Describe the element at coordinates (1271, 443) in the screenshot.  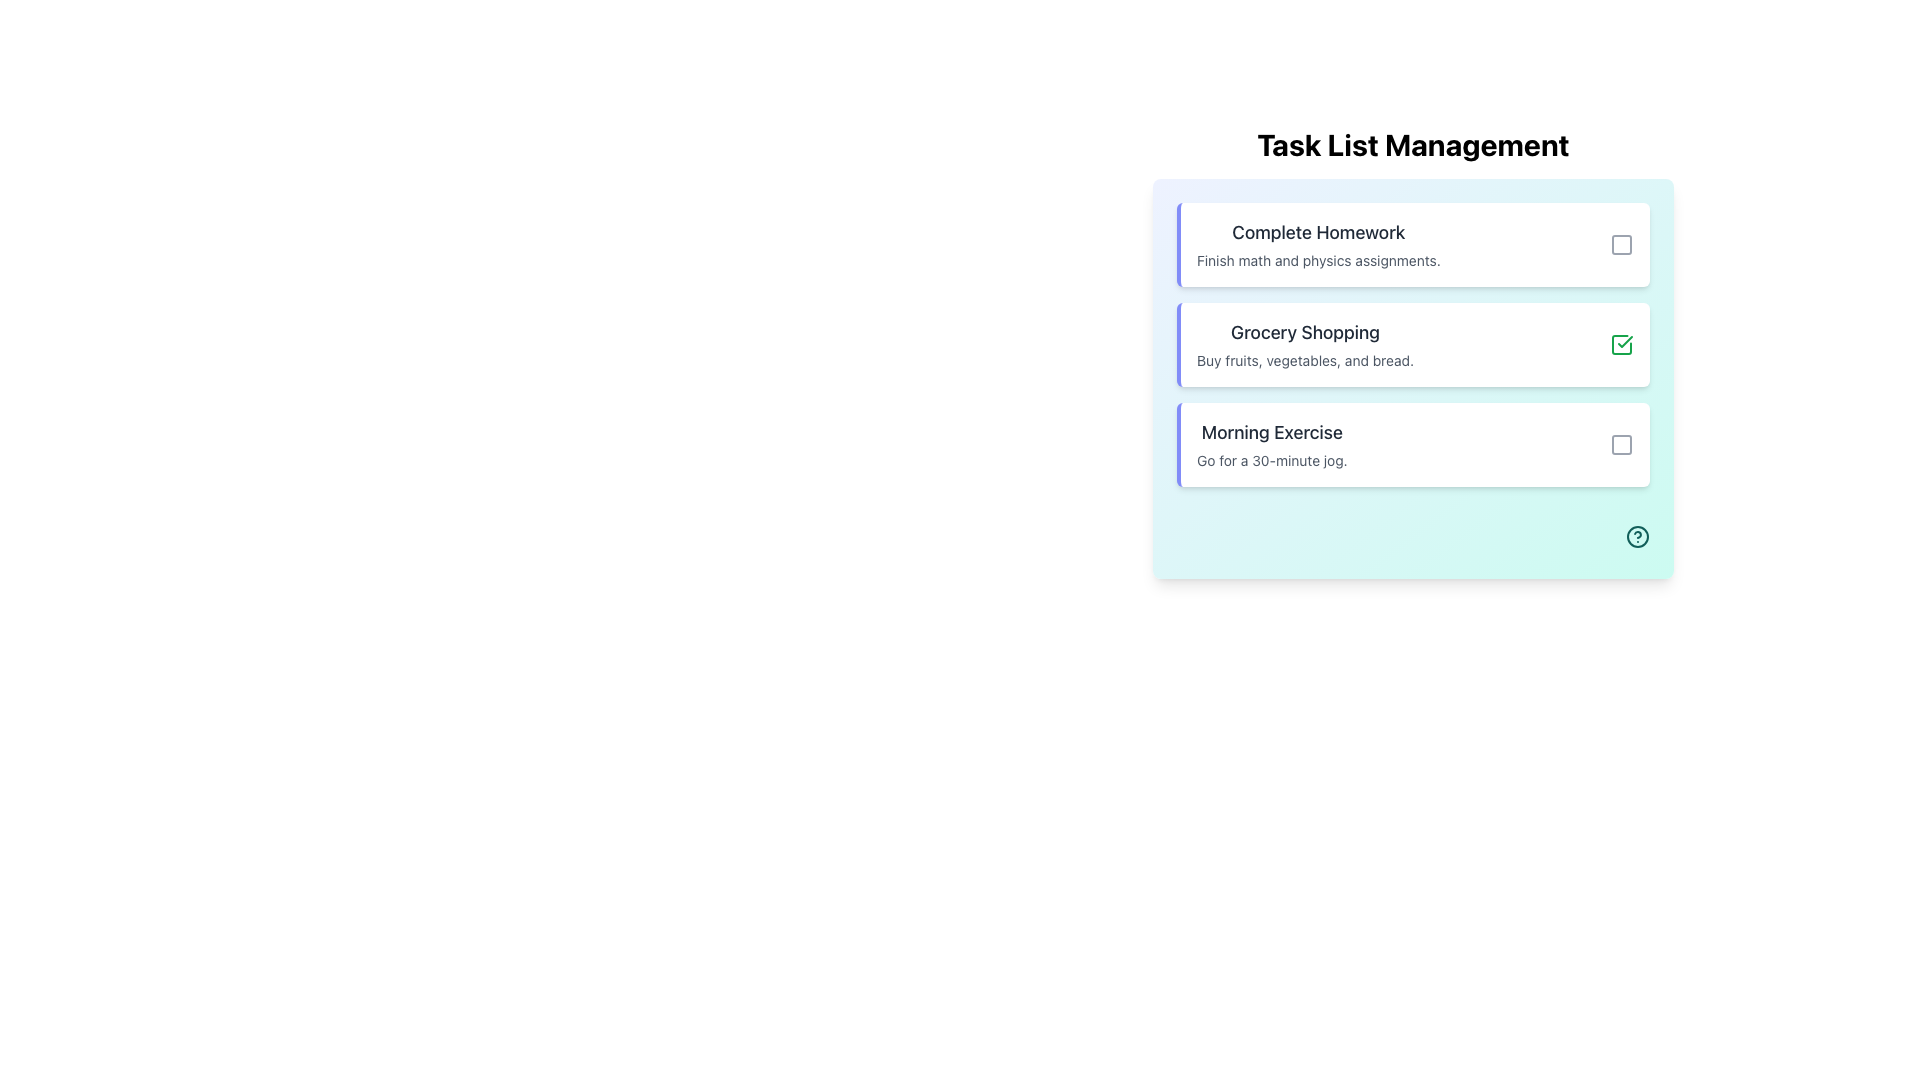
I see `title 'Morning Exercise' and the task description 'Go for a 30-minute jog.' from the Text Label element located in the third card of the task list under 'Task List Management.'` at that location.